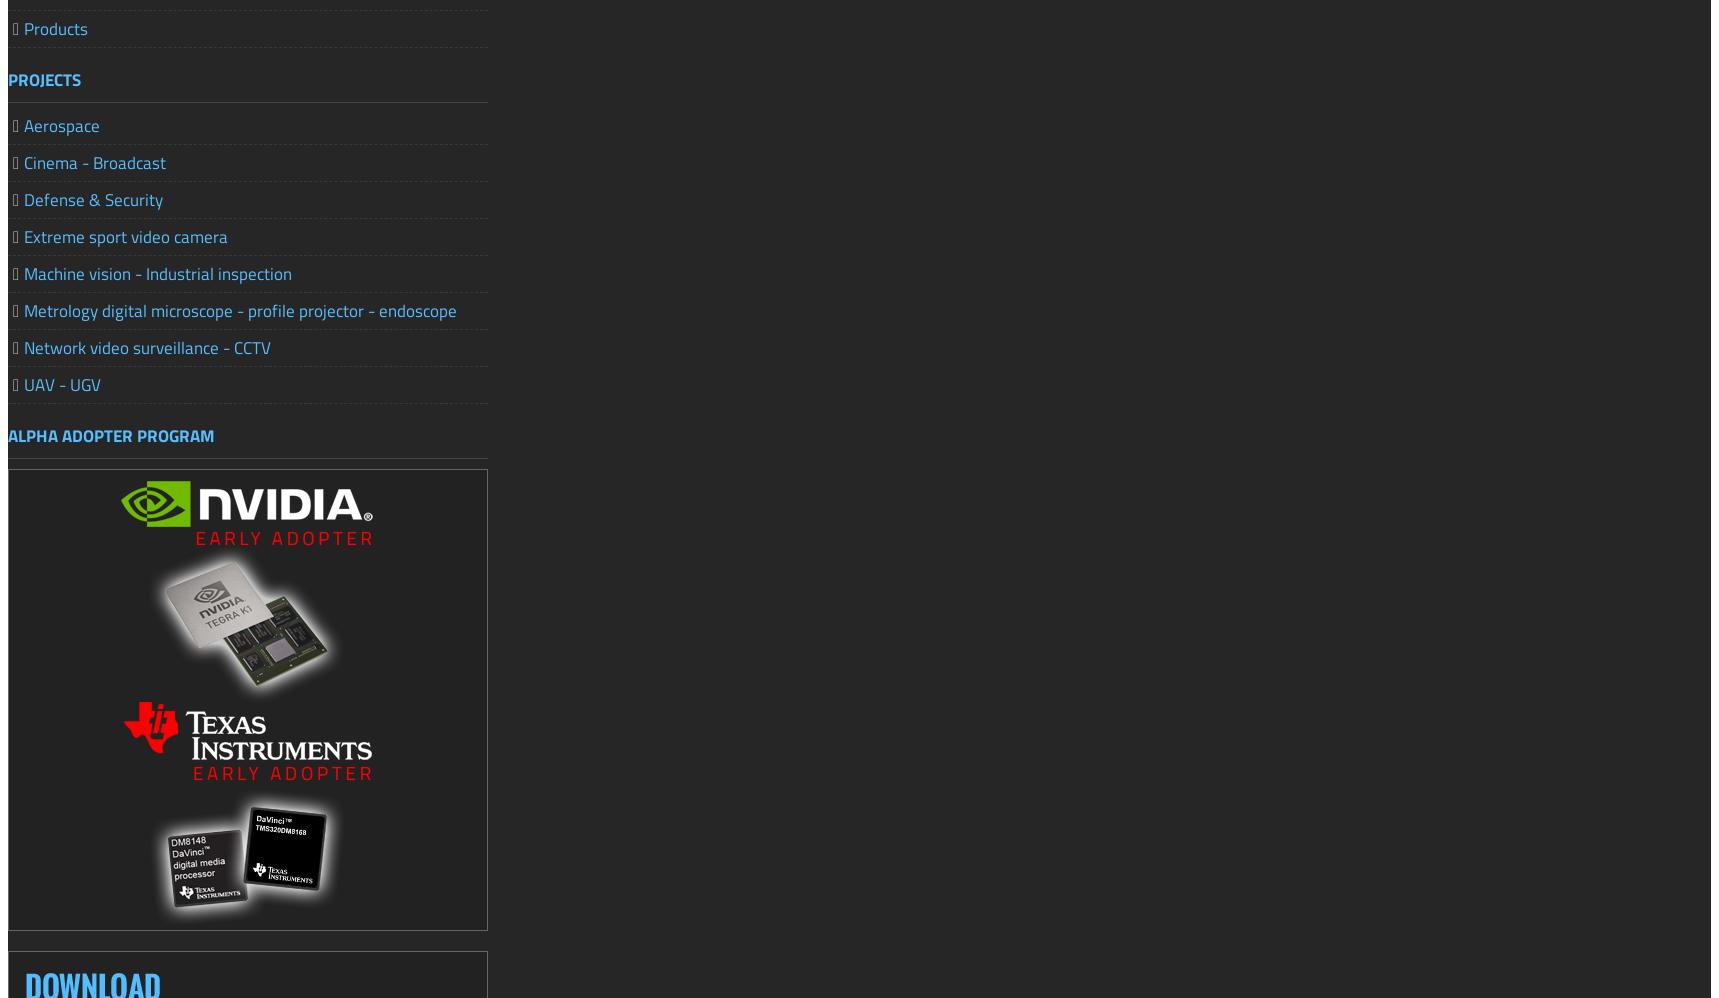  Describe the element at coordinates (43, 78) in the screenshot. I see `'PROJECTS'` at that location.